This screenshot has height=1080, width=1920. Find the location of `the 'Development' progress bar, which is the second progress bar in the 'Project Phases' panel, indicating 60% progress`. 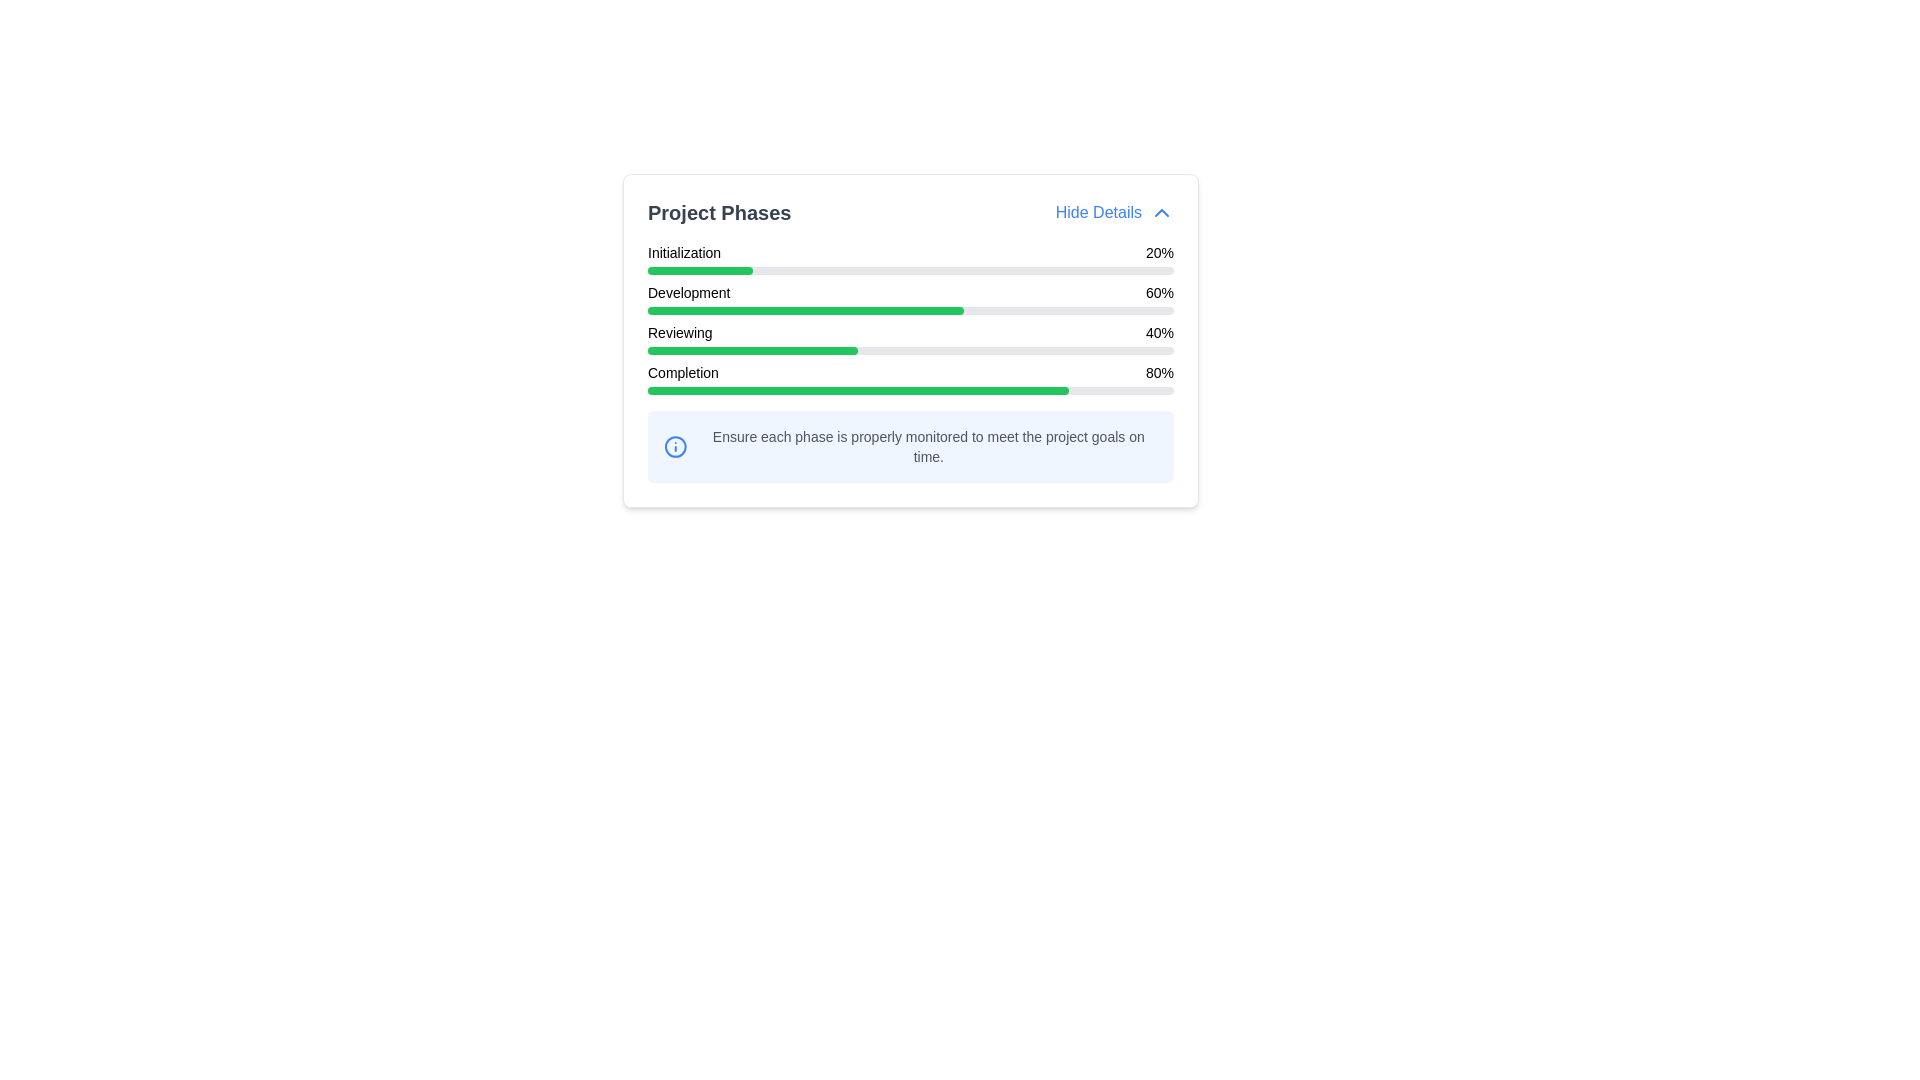

the 'Development' progress bar, which is the second progress bar in the 'Project Phases' panel, indicating 60% progress is located at coordinates (910, 299).